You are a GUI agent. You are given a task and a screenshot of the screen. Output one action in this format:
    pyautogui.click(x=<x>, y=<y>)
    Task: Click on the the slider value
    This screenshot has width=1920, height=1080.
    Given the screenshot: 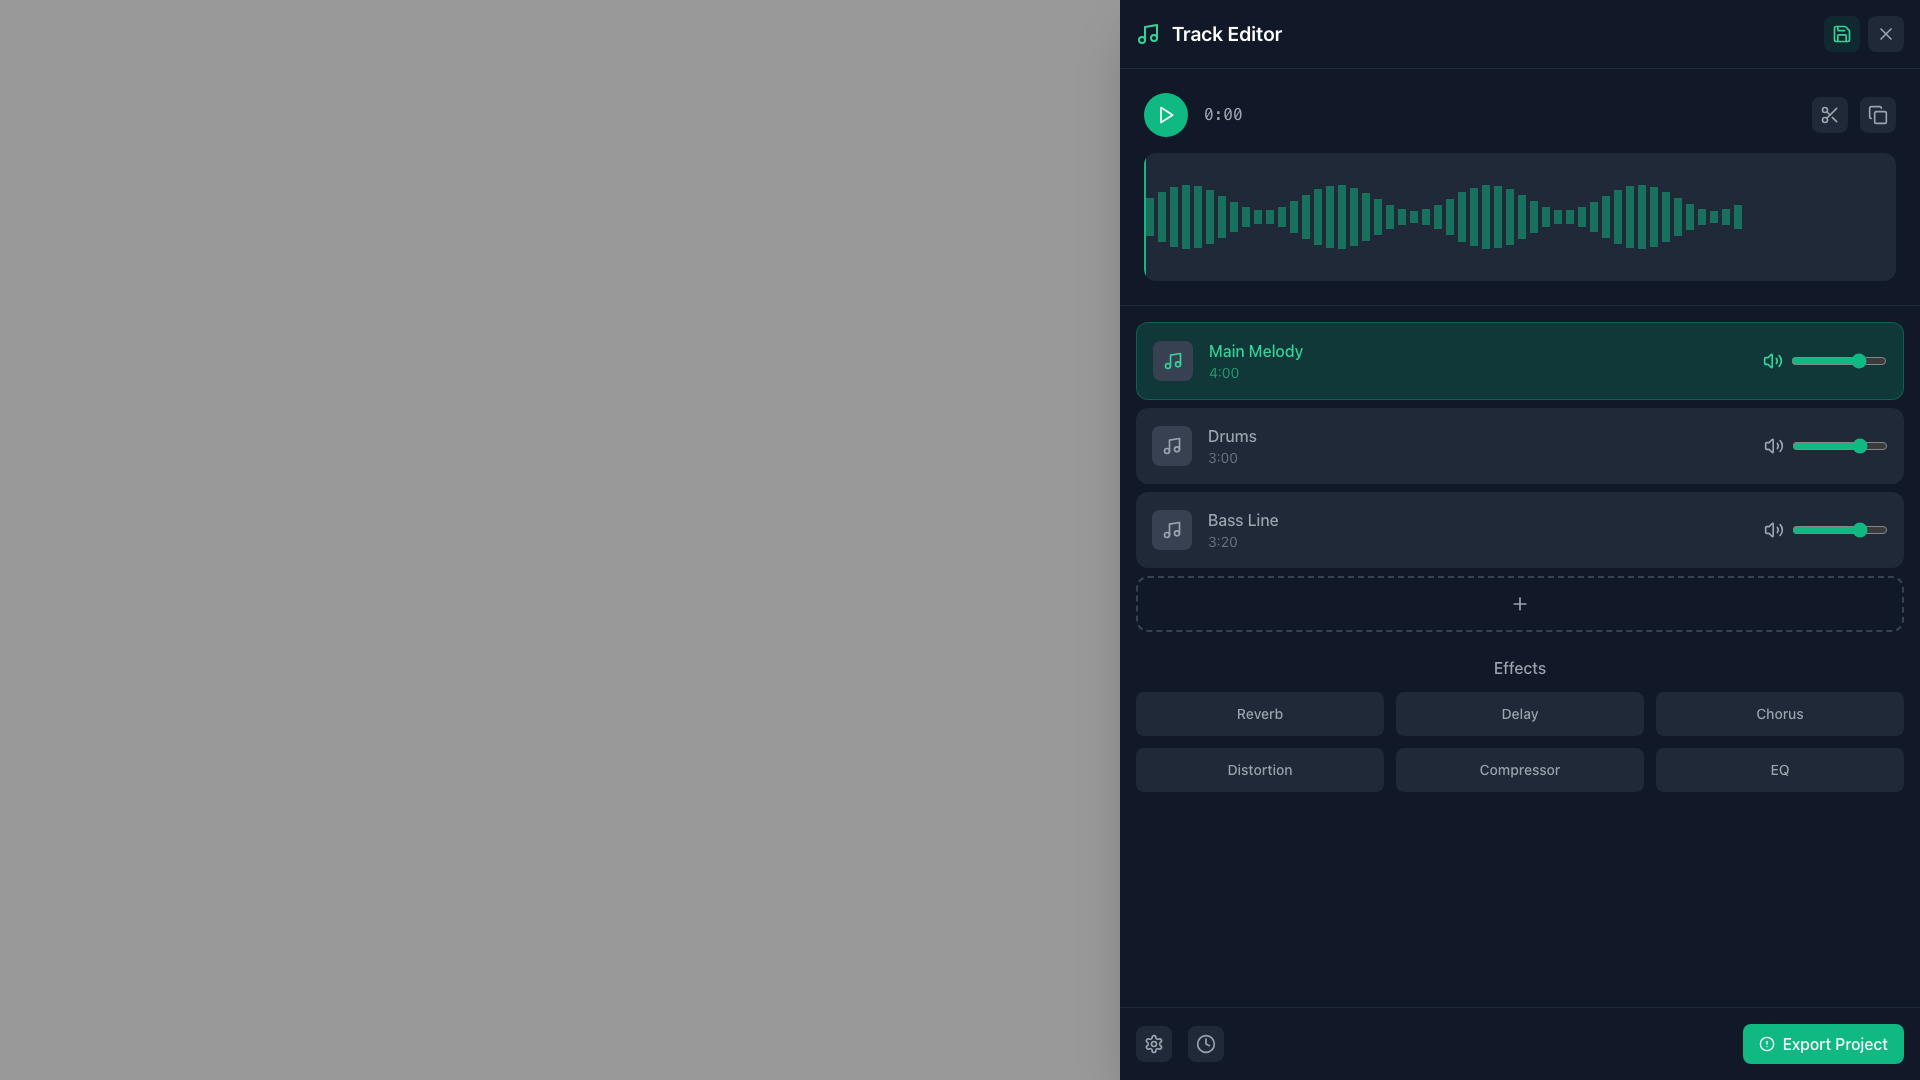 What is the action you would take?
    pyautogui.click(x=1804, y=528)
    